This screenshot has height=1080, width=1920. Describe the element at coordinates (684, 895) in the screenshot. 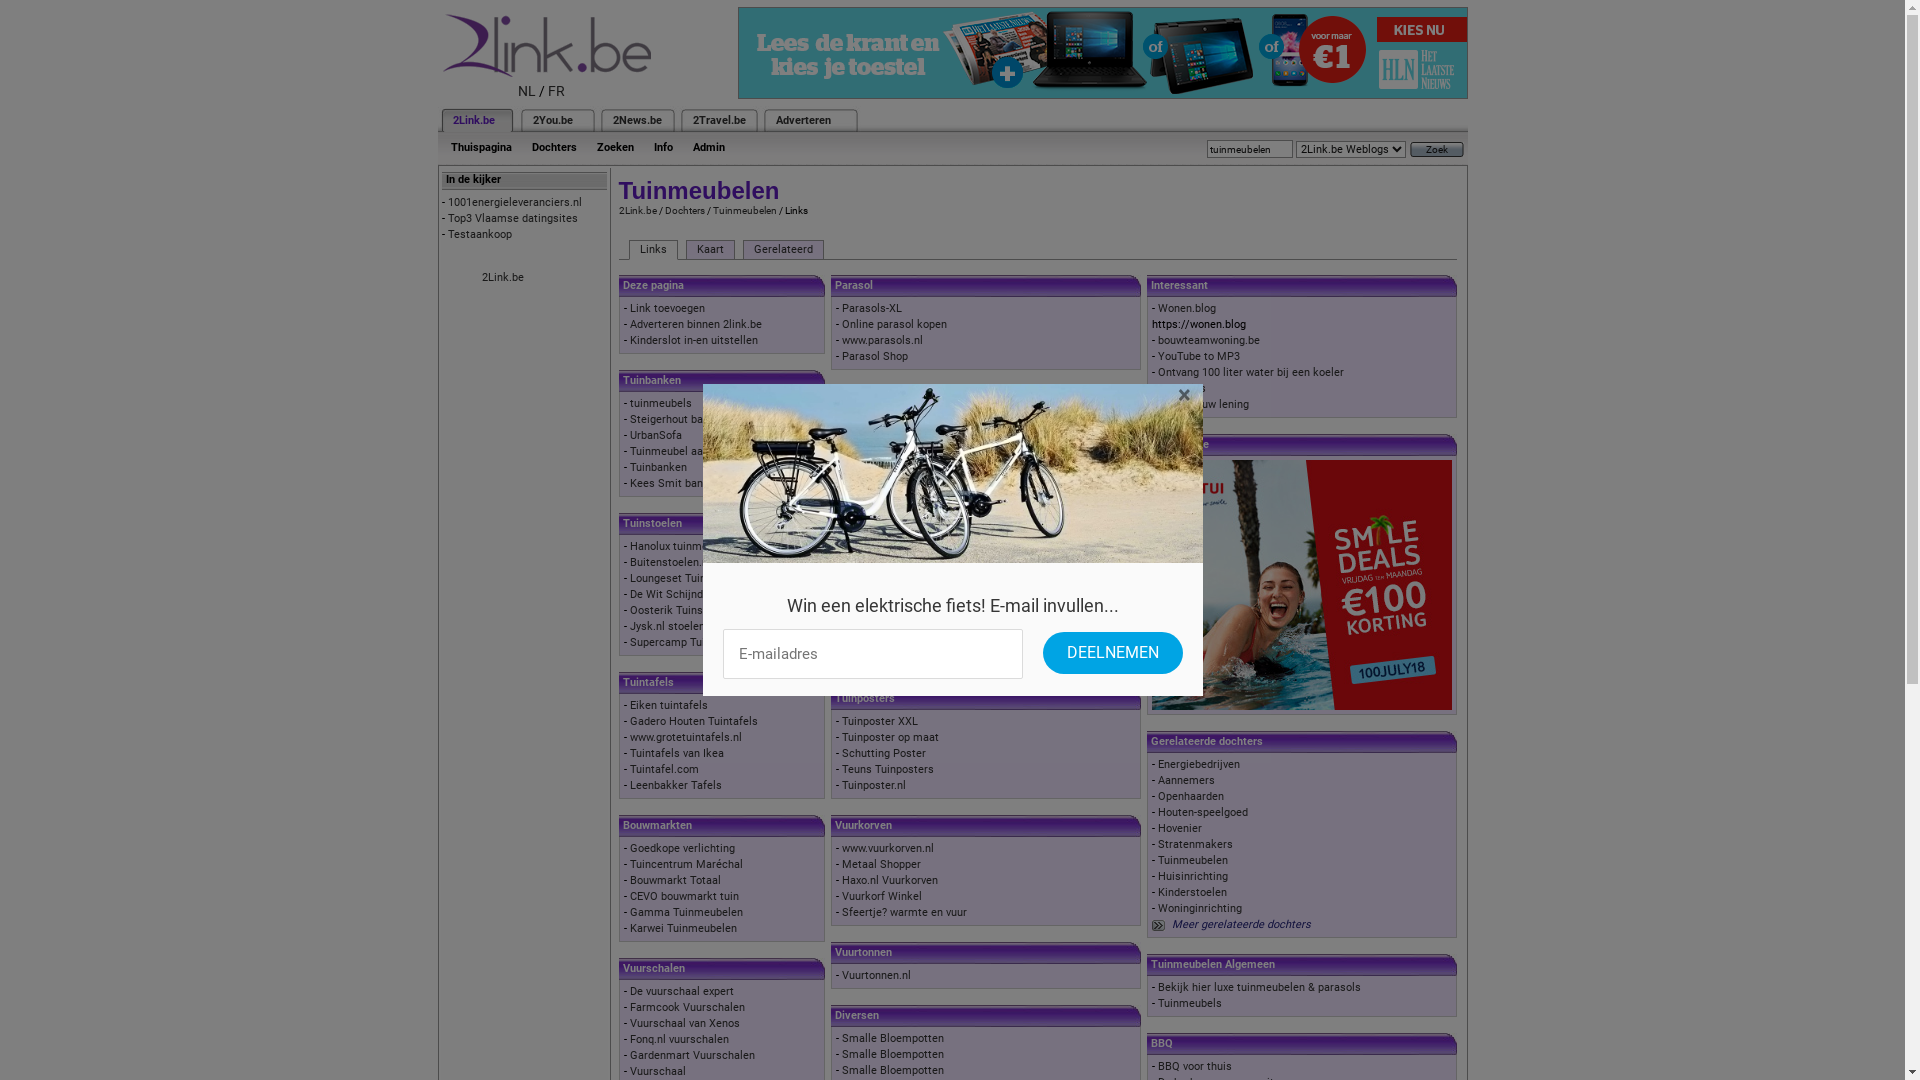

I see `'CEVO bouwmarkt tuin'` at that location.